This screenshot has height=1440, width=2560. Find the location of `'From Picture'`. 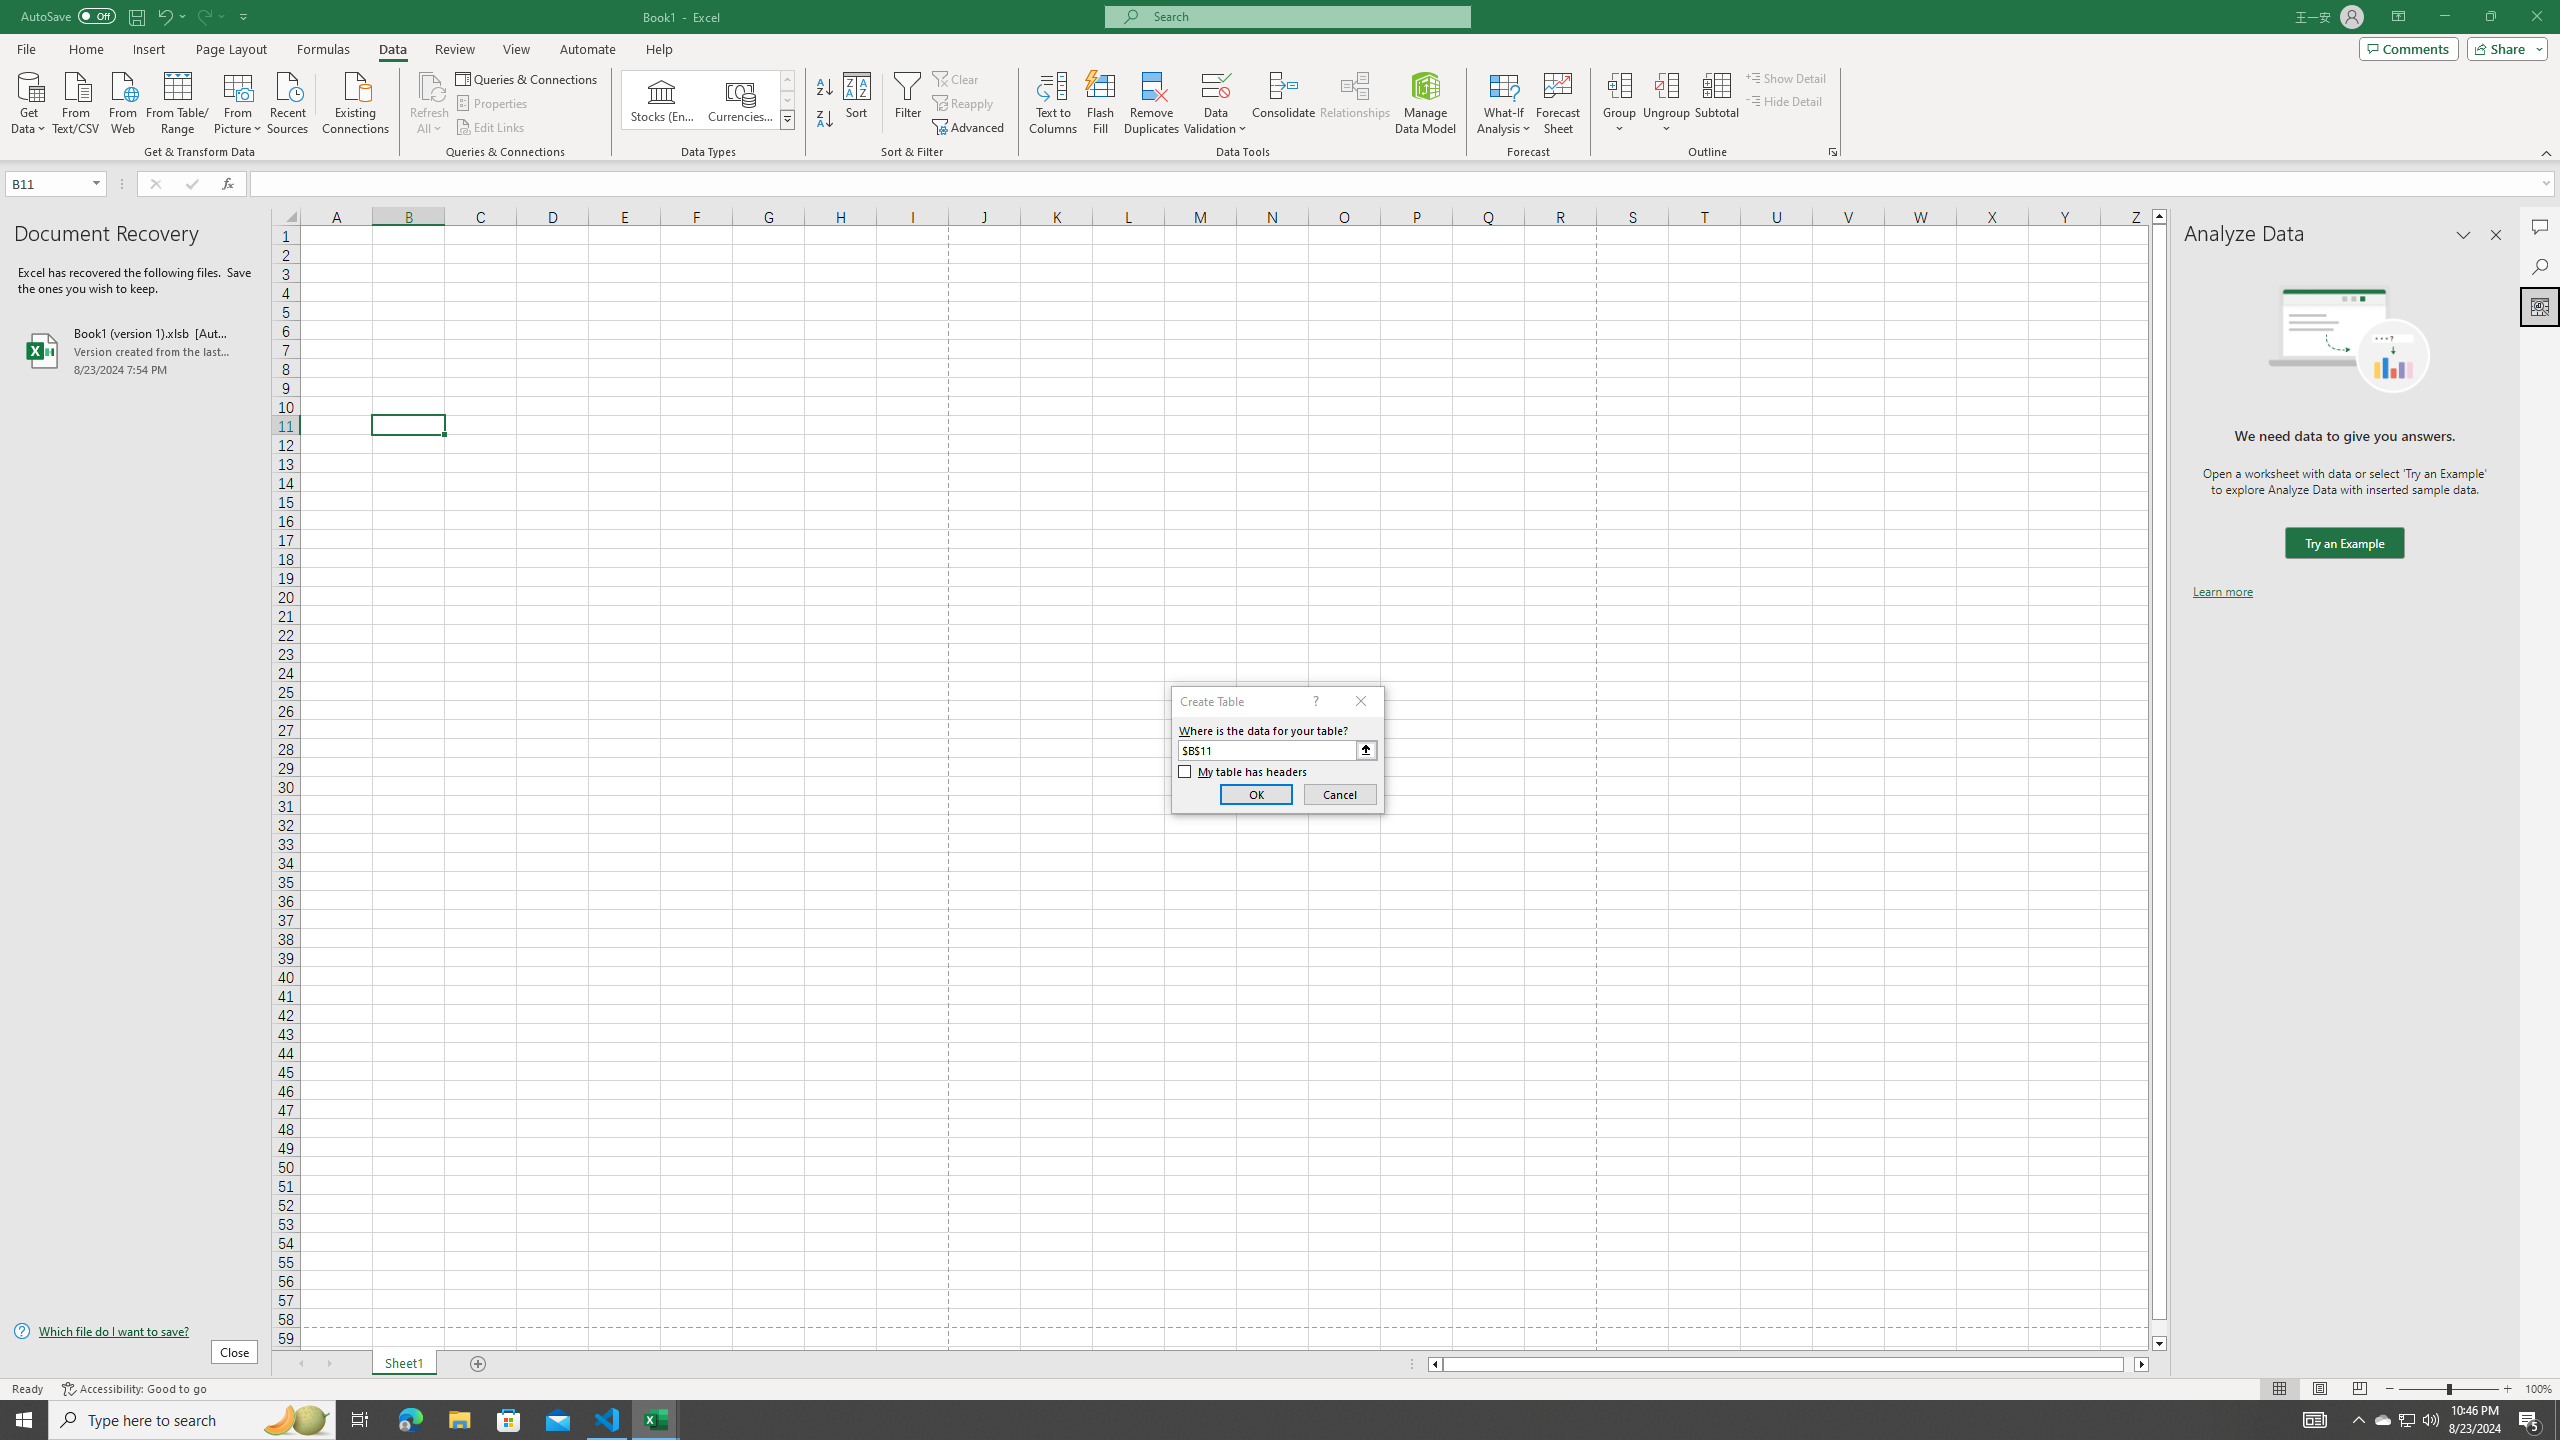

'From Picture' is located at coordinates (239, 100).